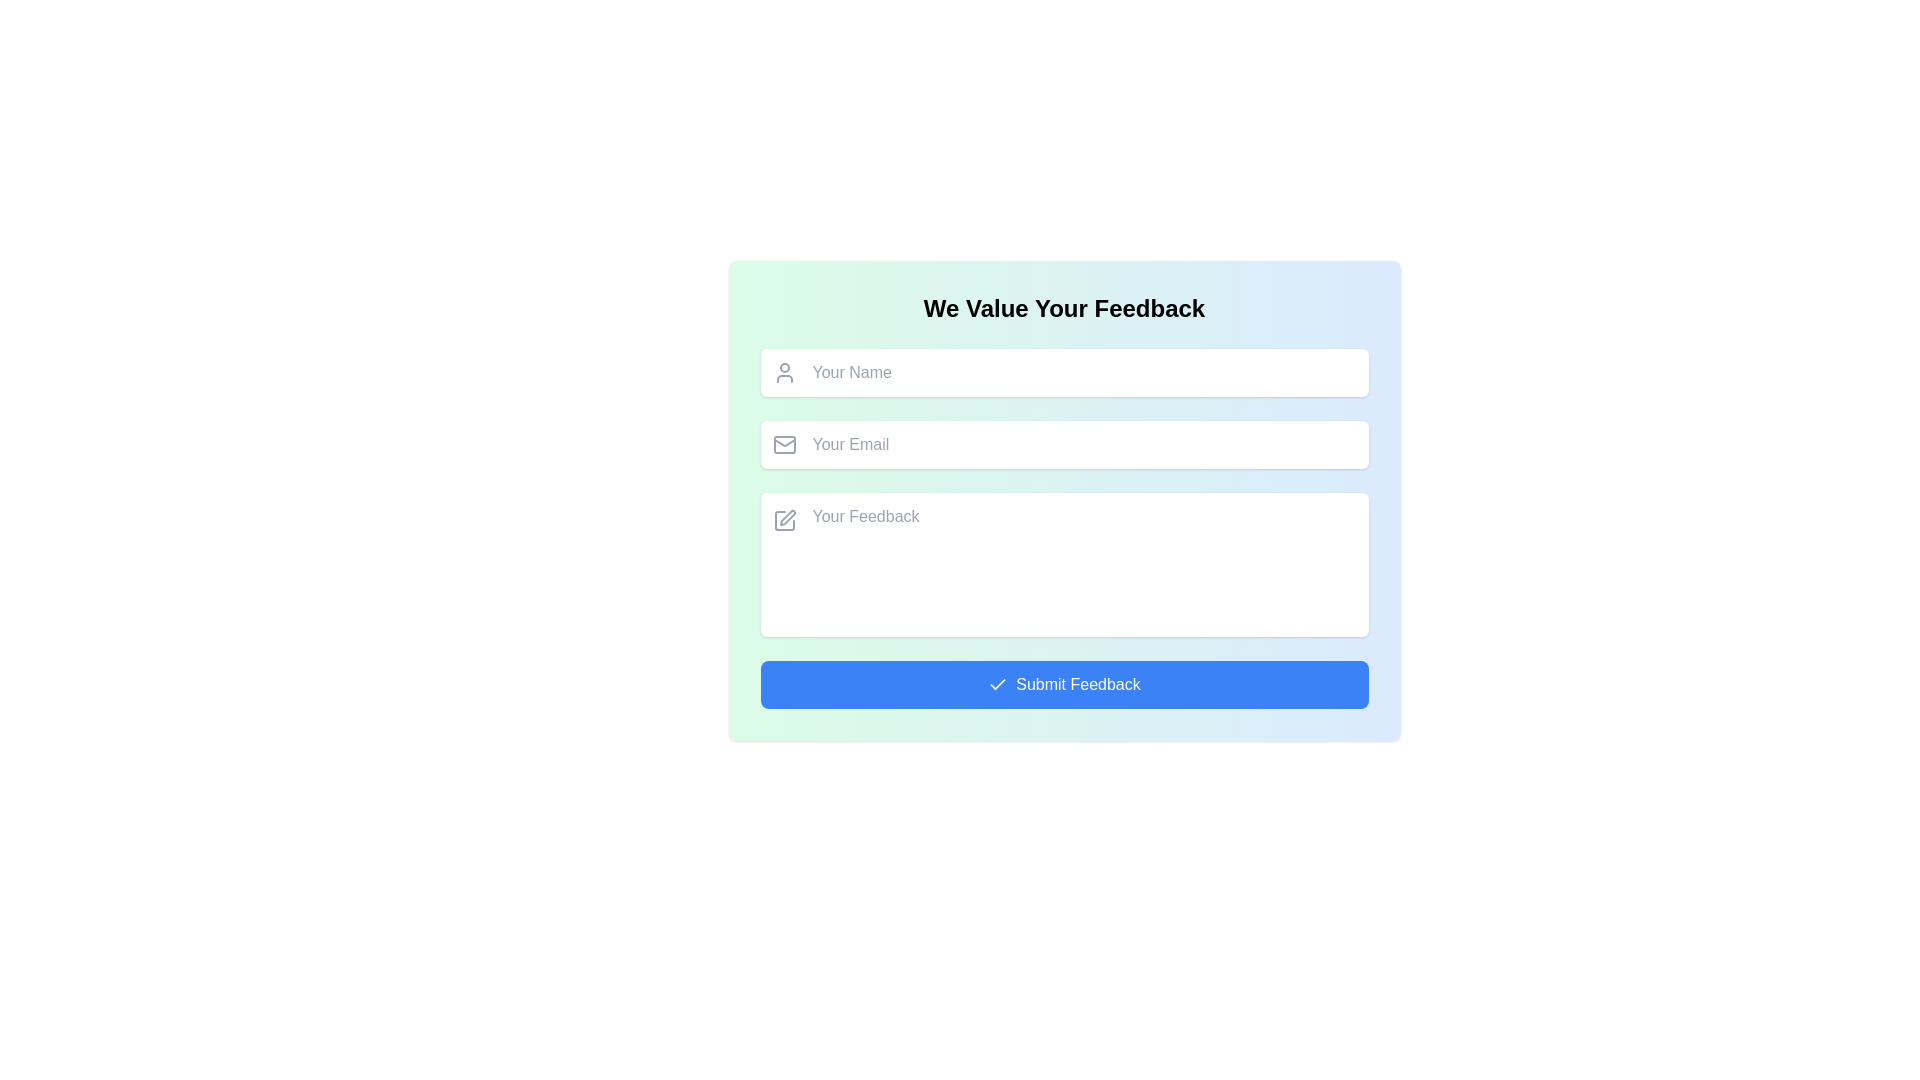 This screenshot has width=1920, height=1080. Describe the element at coordinates (783, 443) in the screenshot. I see `the email icon which visually signifies the adjacent email input field, positioned centrally to the left of the email text area` at that location.